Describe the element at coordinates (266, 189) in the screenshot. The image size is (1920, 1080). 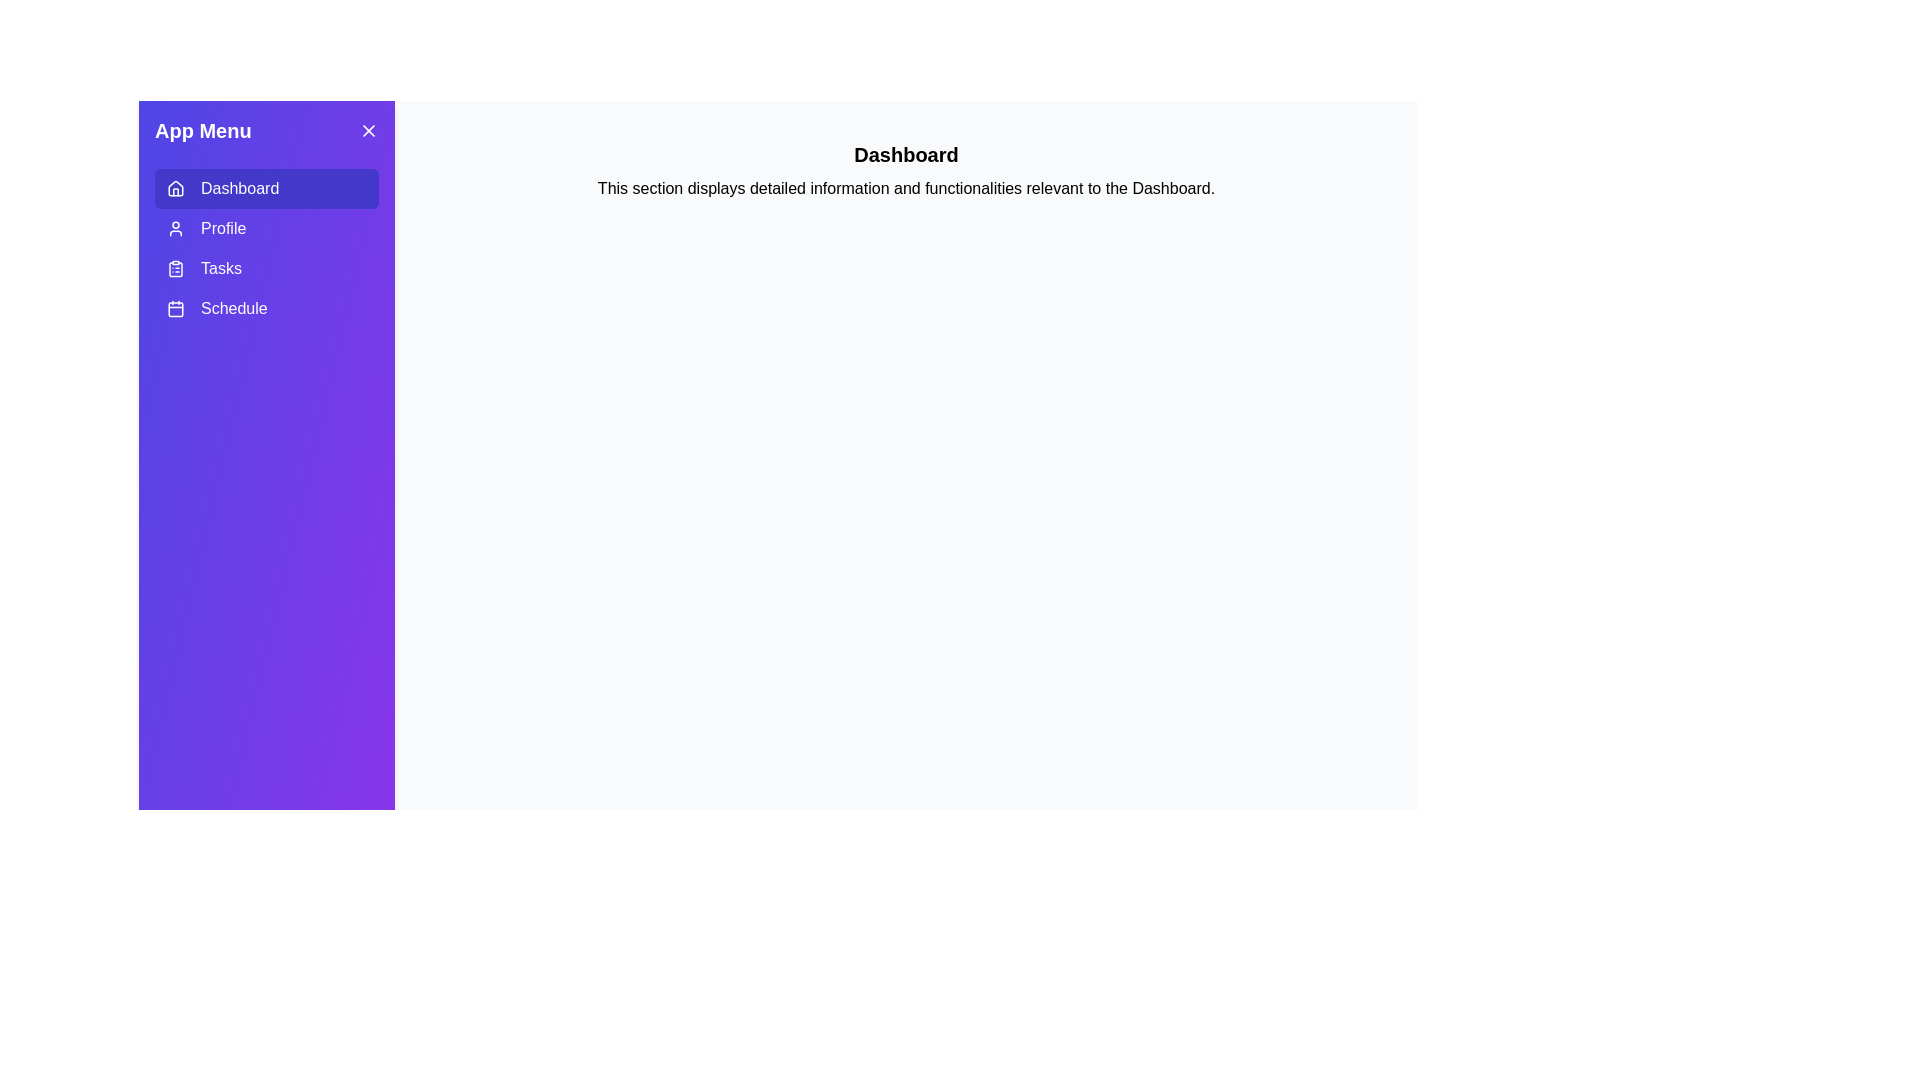
I see `the tab labeled Dashboard to switch to that tab` at that location.